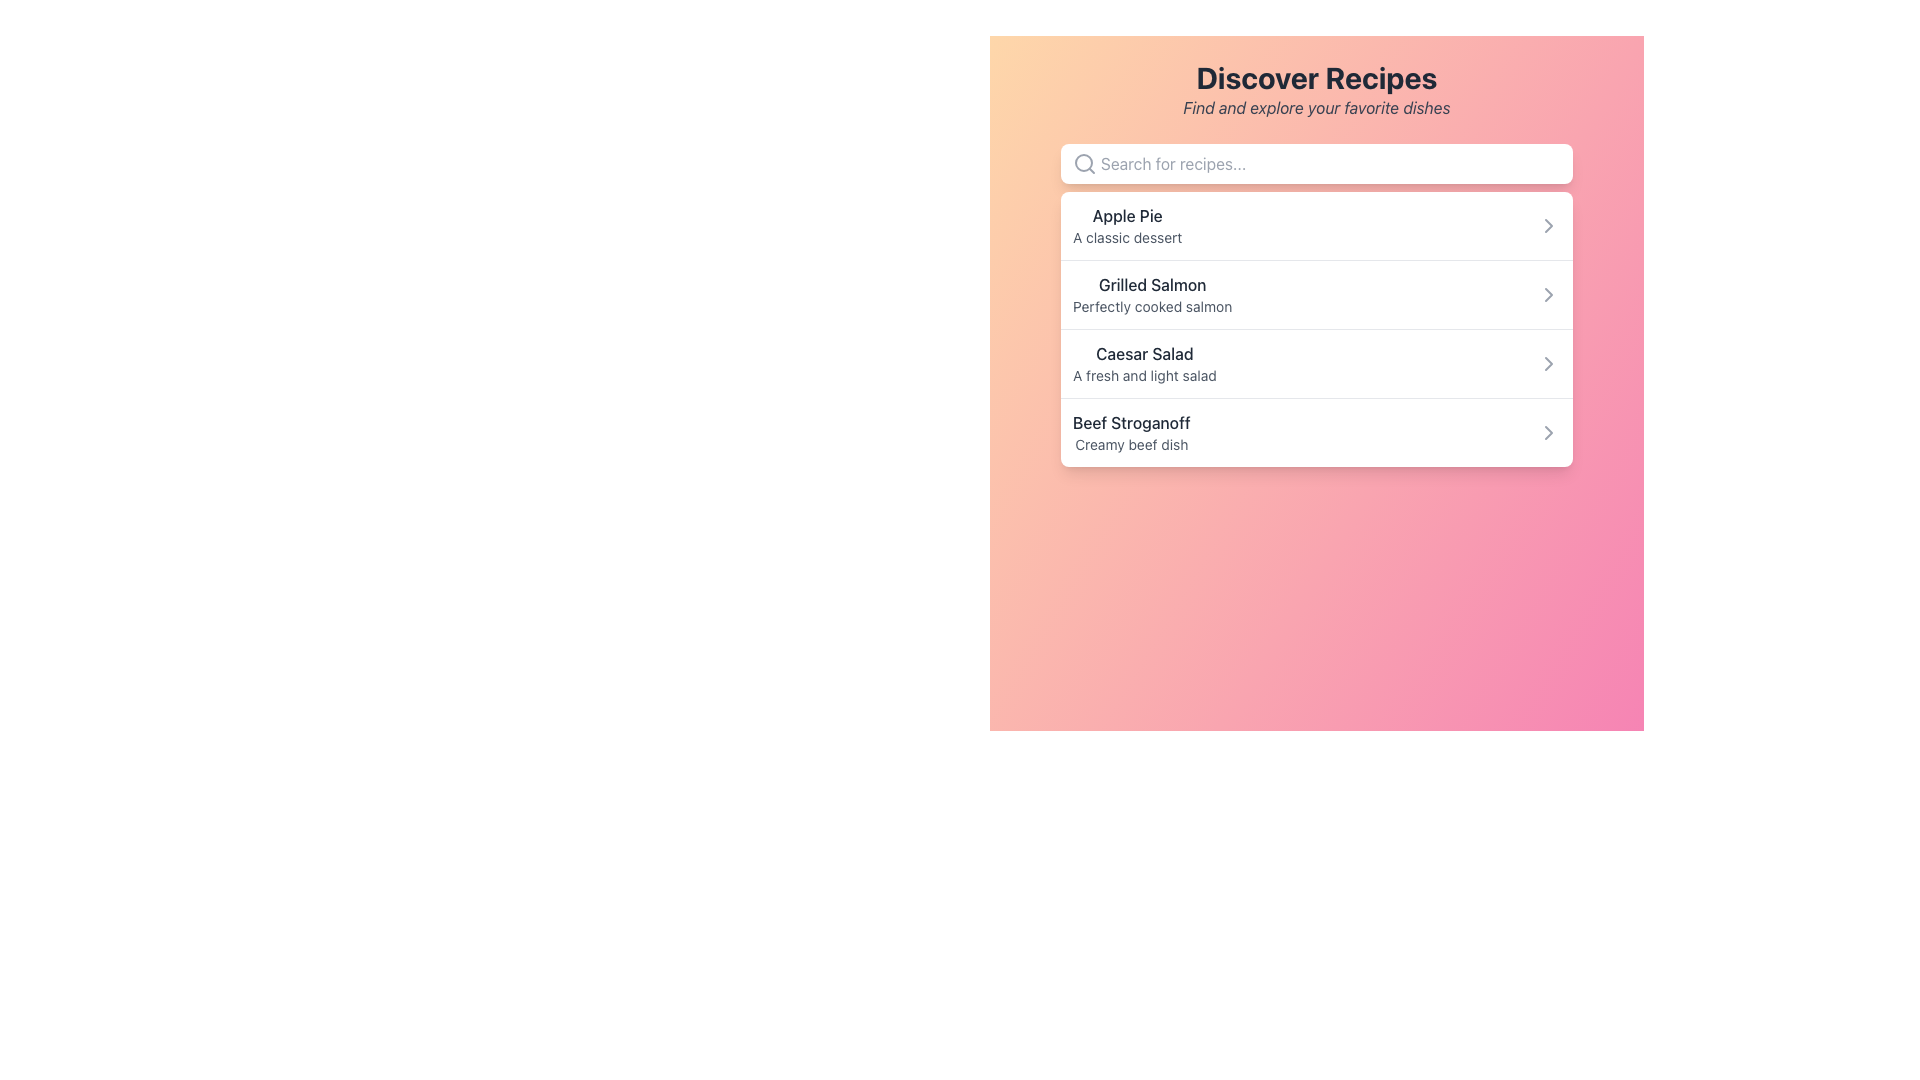 Image resolution: width=1920 pixels, height=1080 pixels. What do you see at coordinates (1152, 285) in the screenshot?
I see `text label displaying 'Grilled Salmon' which is styled as a header in dark gray within a vertical list layout` at bounding box center [1152, 285].